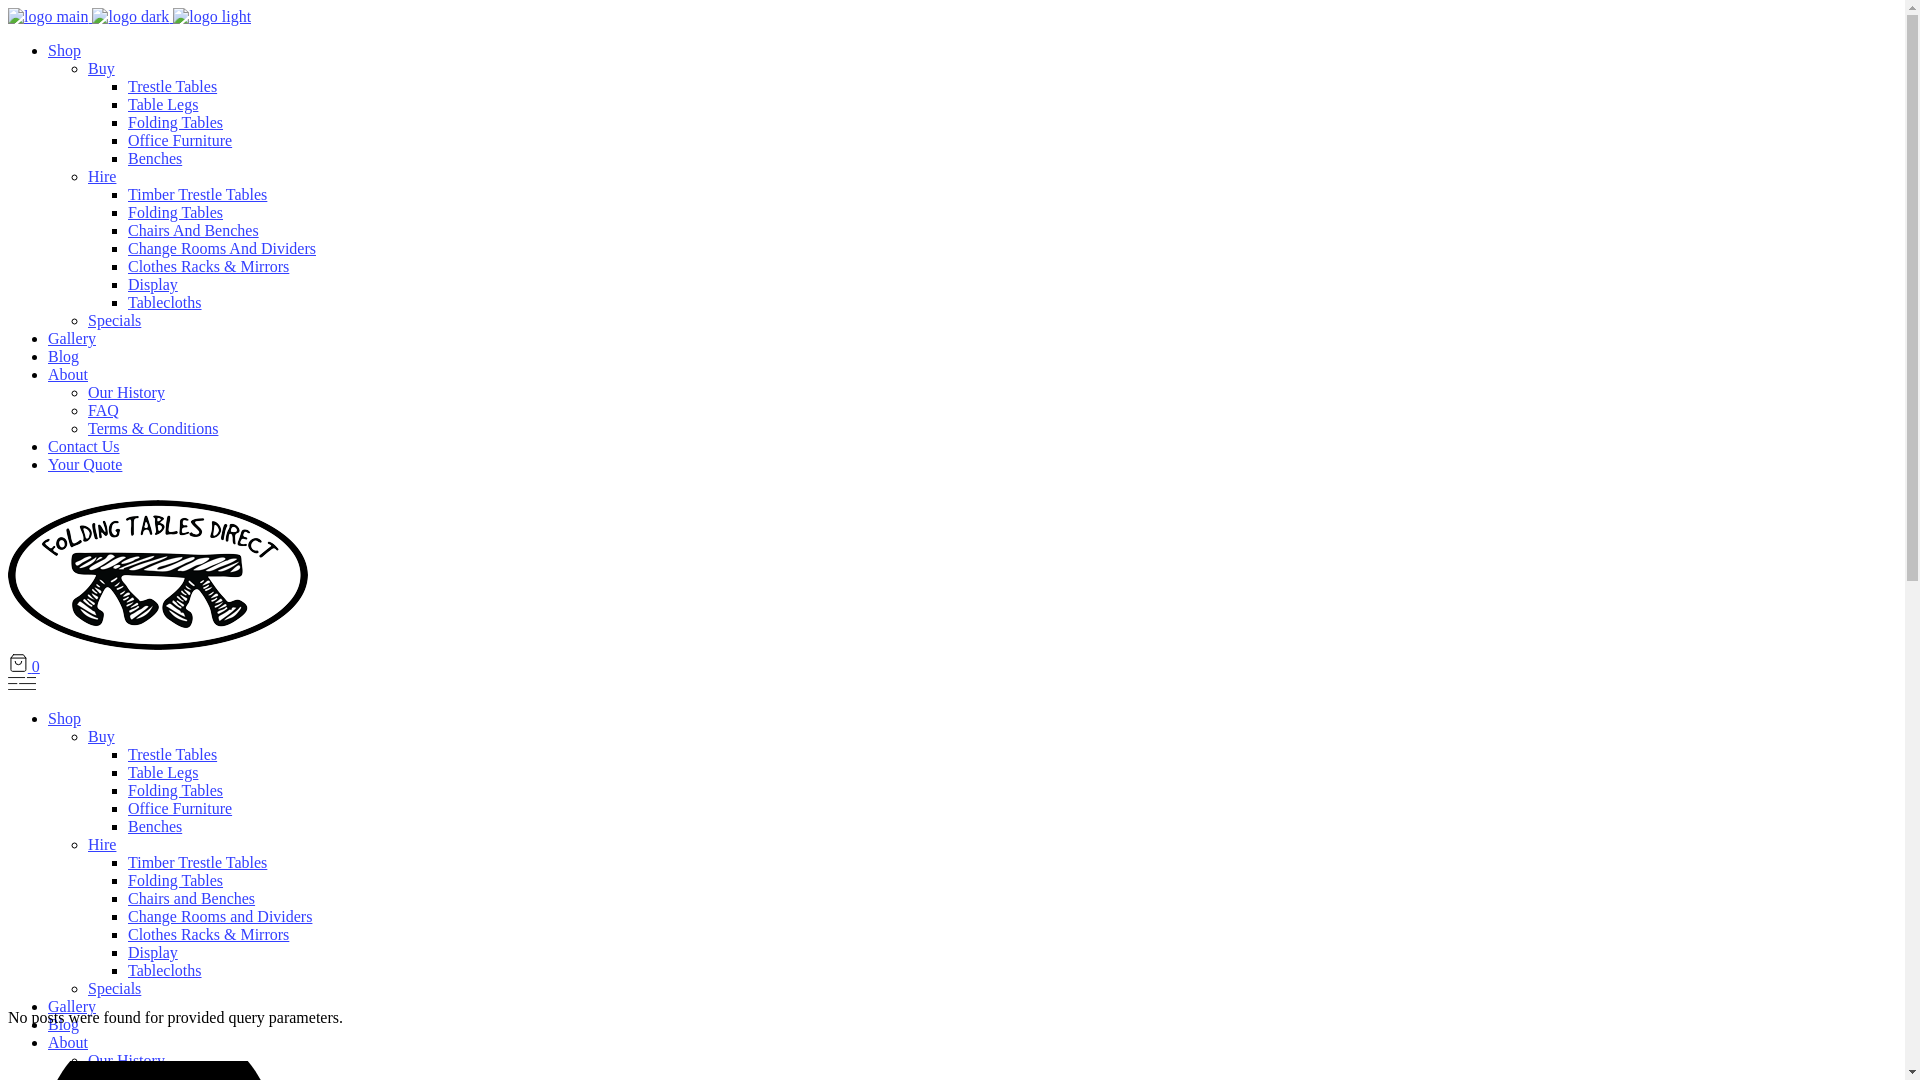 This screenshot has height=1080, width=1920. What do you see at coordinates (84, 464) in the screenshot?
I see `'Your Quote'` at bounding box center [84, 464].